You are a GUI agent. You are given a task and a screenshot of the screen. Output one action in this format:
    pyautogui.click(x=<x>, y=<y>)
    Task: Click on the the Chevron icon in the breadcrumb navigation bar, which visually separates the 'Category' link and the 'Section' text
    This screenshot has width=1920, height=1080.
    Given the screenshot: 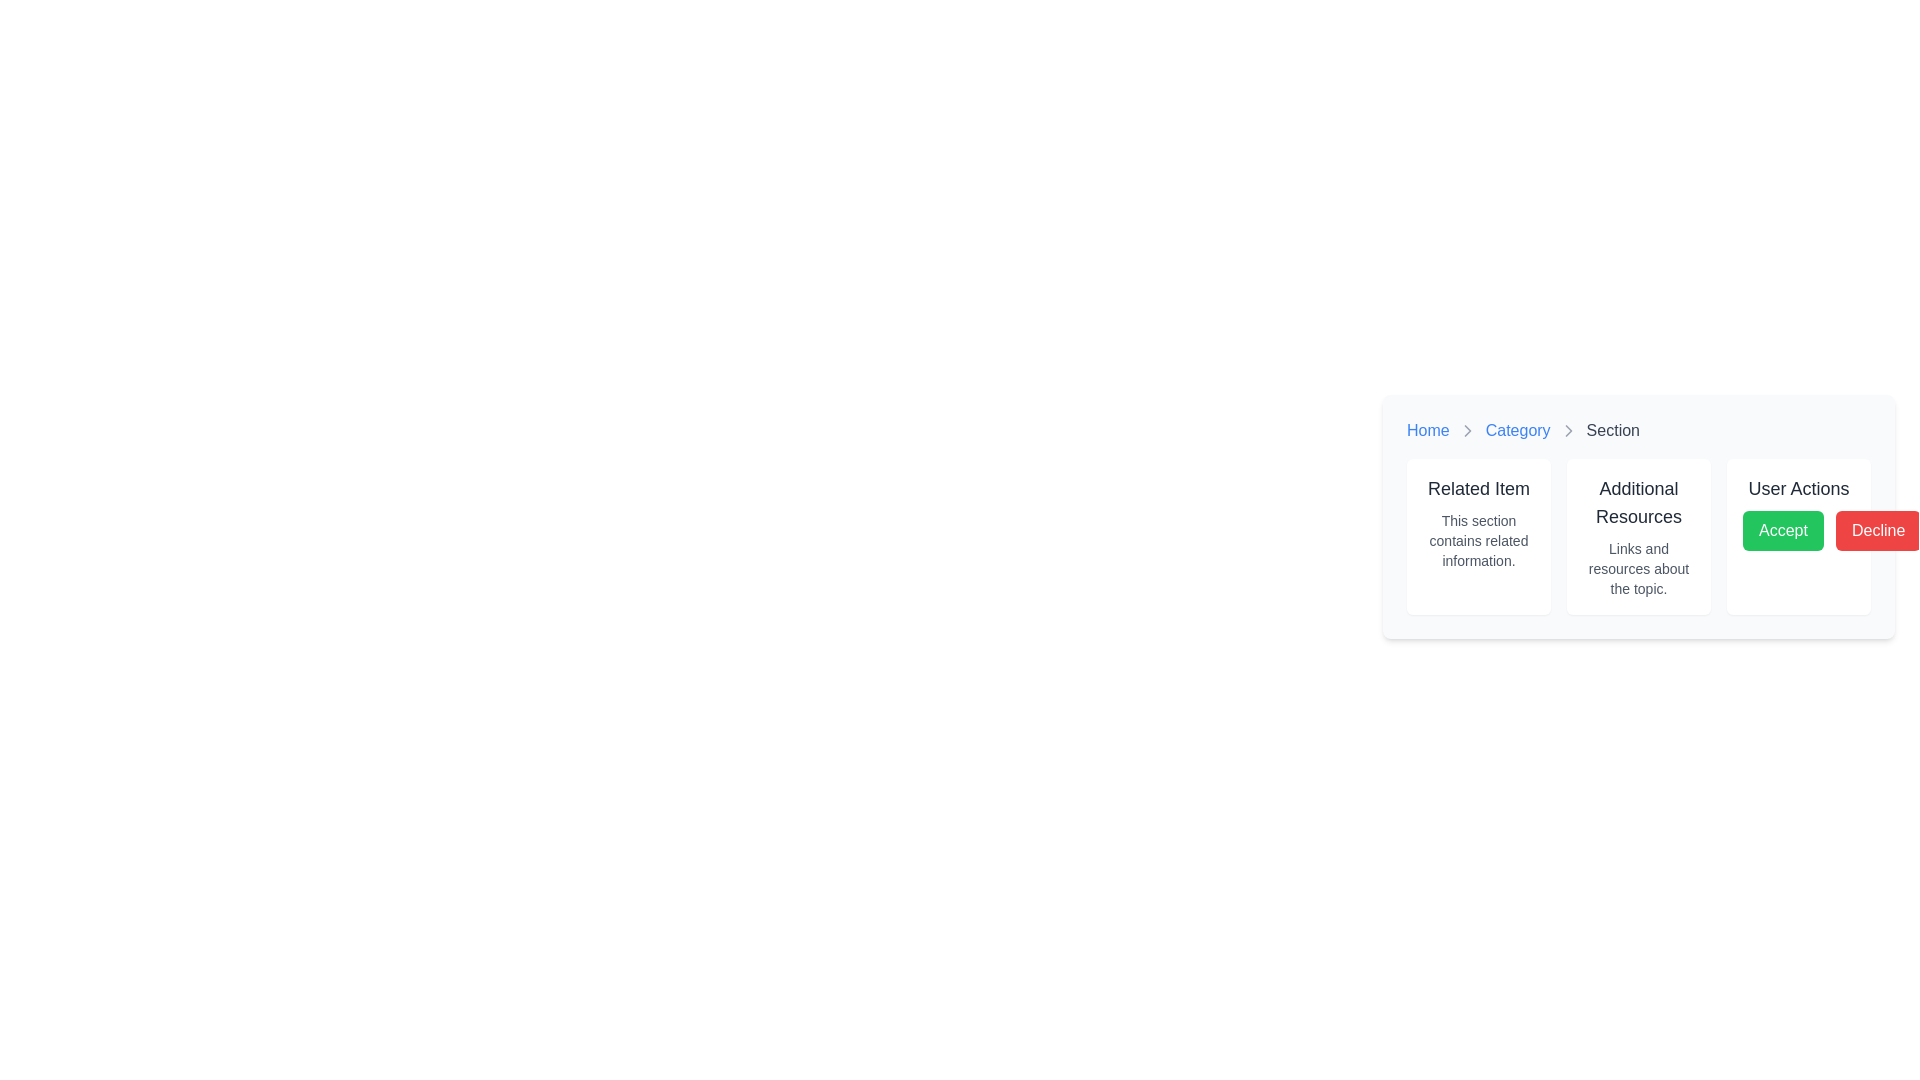 What is the action you would take?
    pyautogui.click(x=1567, y=430)
    